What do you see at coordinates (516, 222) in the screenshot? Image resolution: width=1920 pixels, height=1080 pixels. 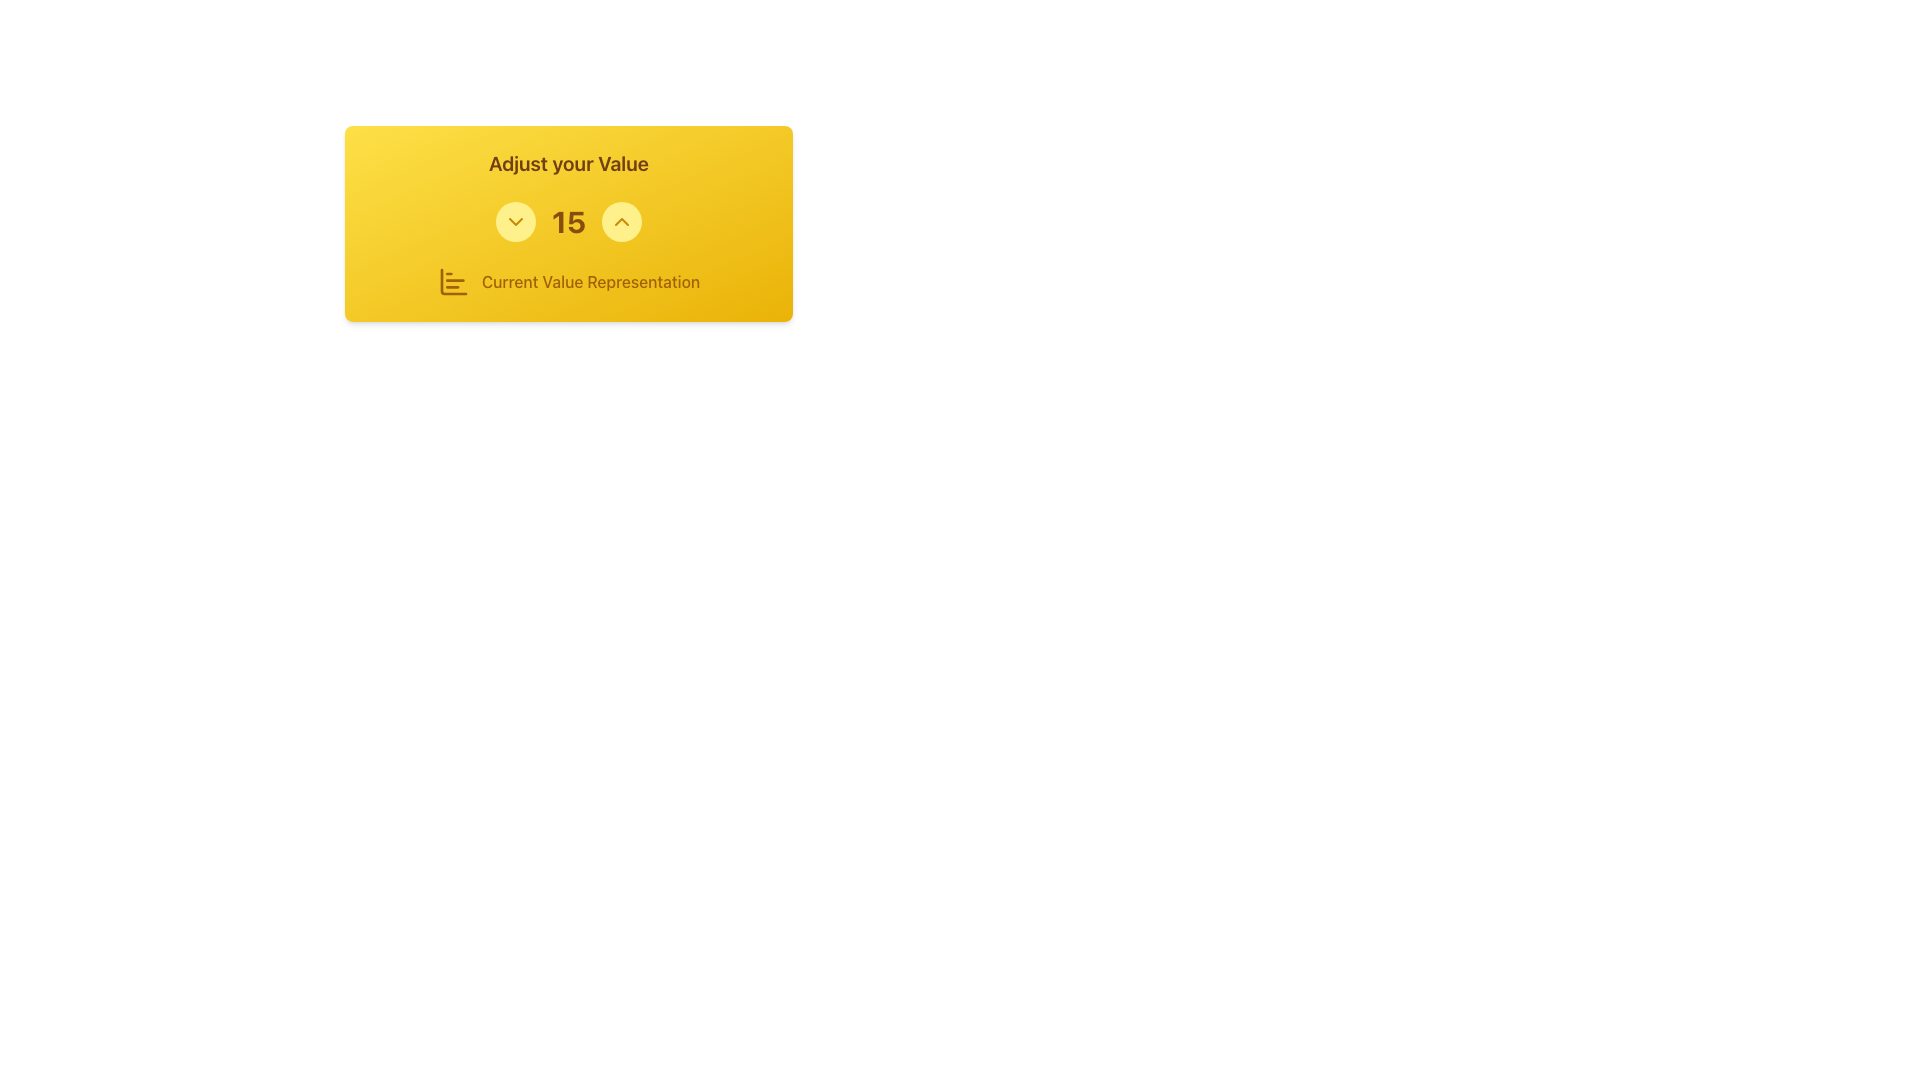 I see `the icon within the circular button located to the left of the numeric value display` at bounding box center [516, 222].